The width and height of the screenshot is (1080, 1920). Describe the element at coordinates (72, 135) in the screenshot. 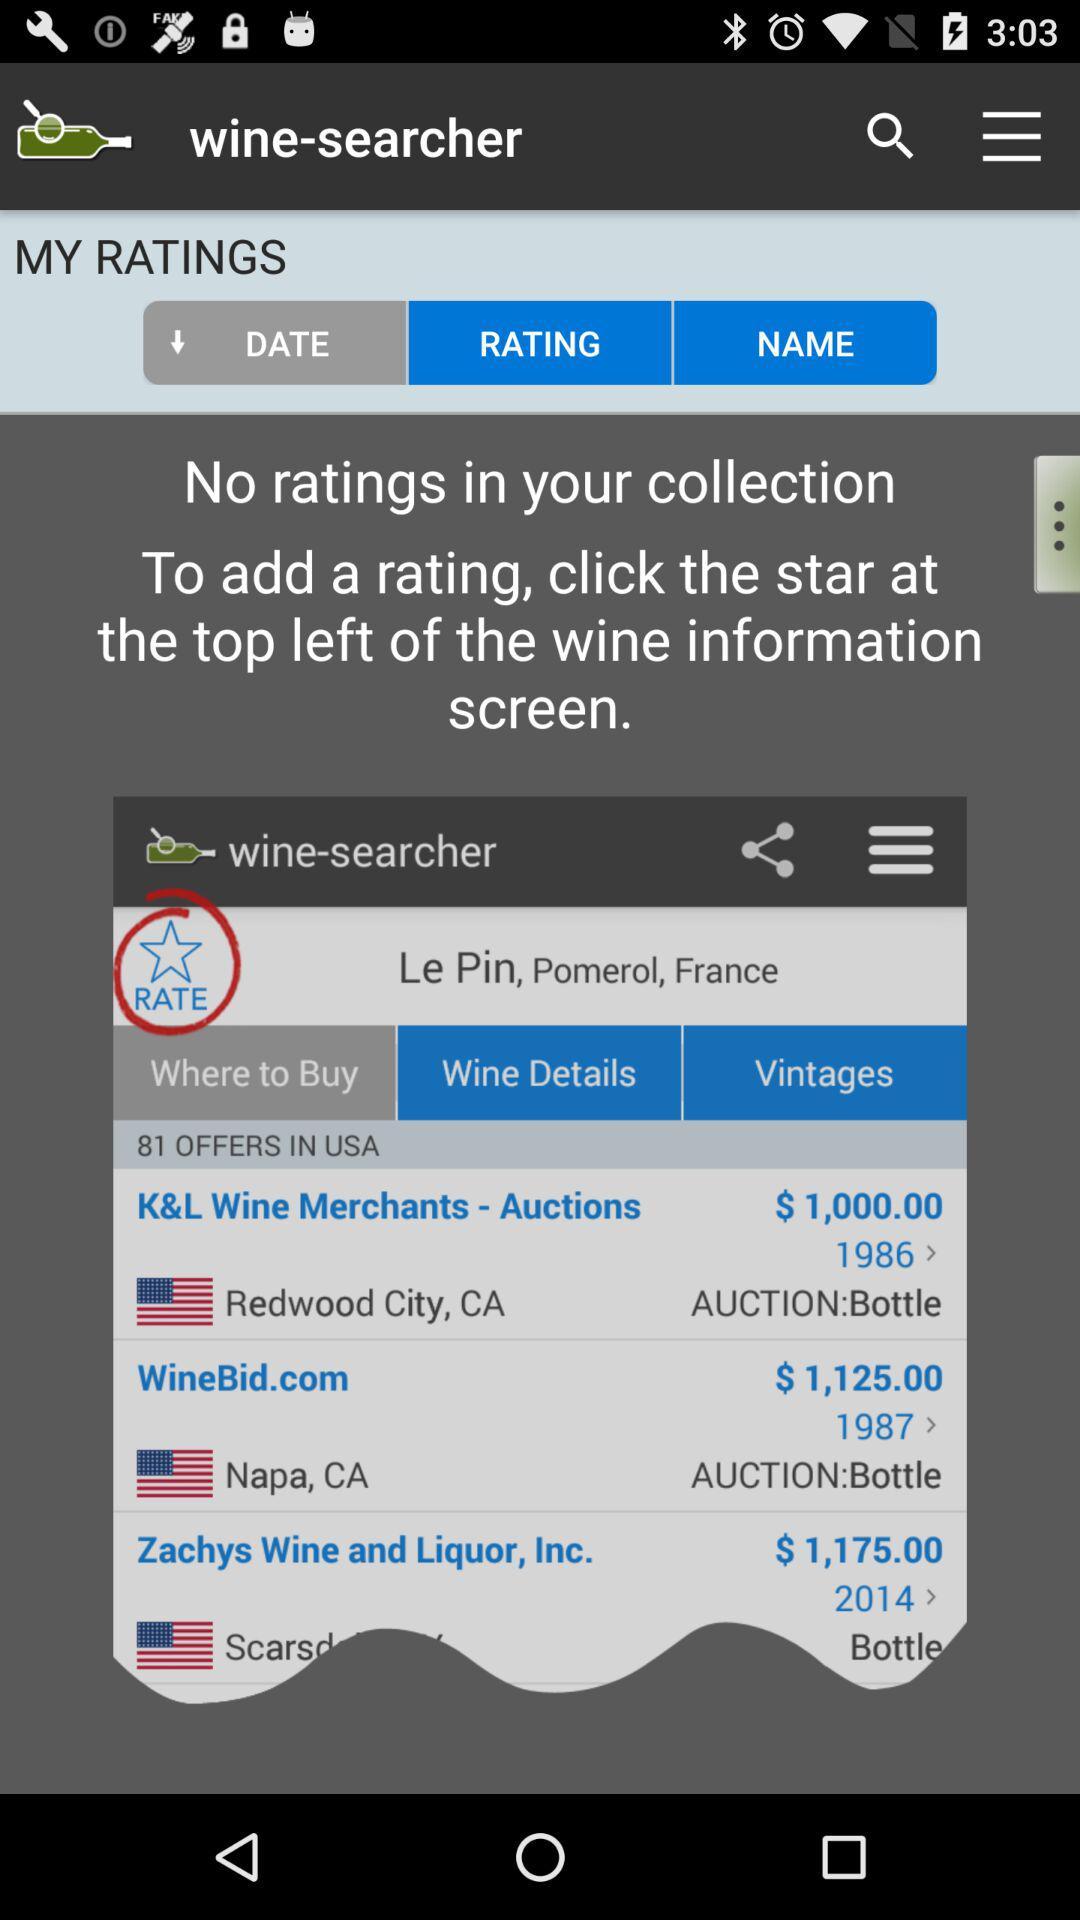

I see `search for a wine` at that location.